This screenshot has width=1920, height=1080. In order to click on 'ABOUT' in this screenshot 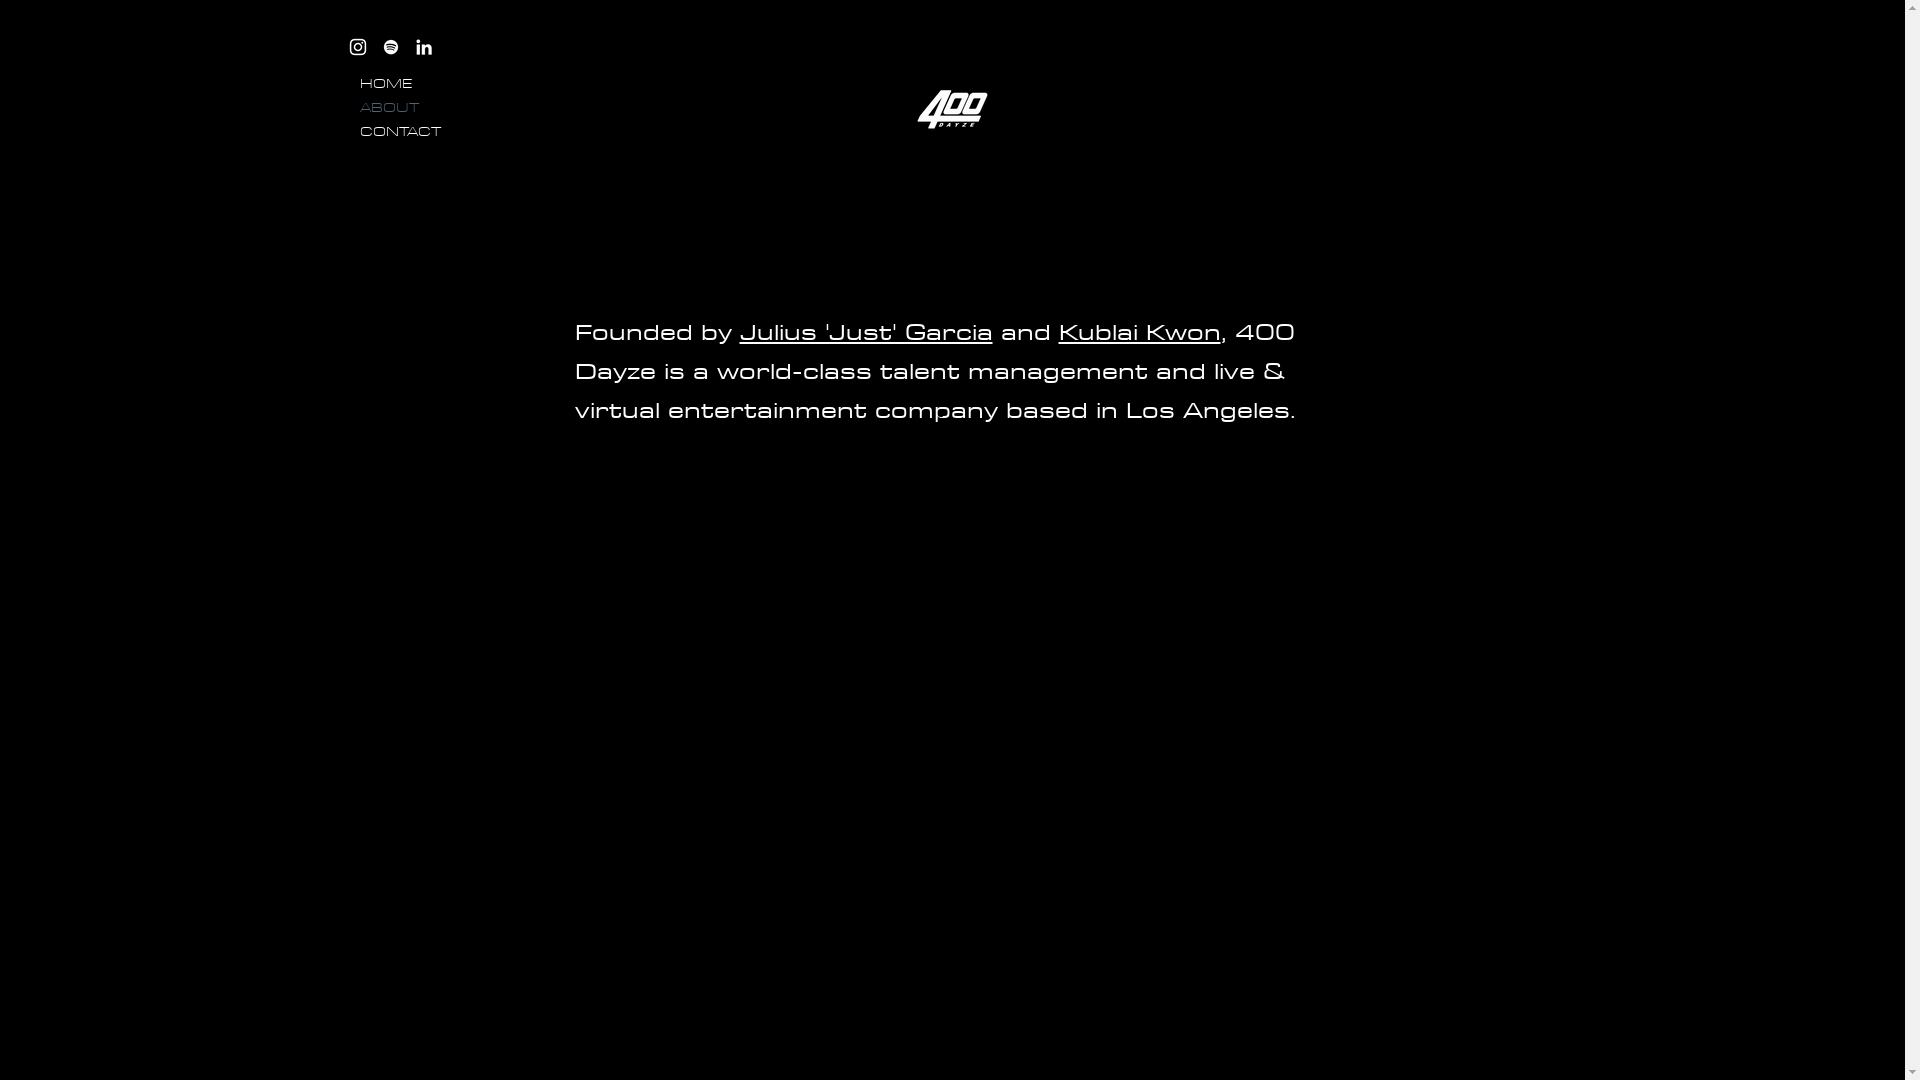, I will do `click(402, 108)`.